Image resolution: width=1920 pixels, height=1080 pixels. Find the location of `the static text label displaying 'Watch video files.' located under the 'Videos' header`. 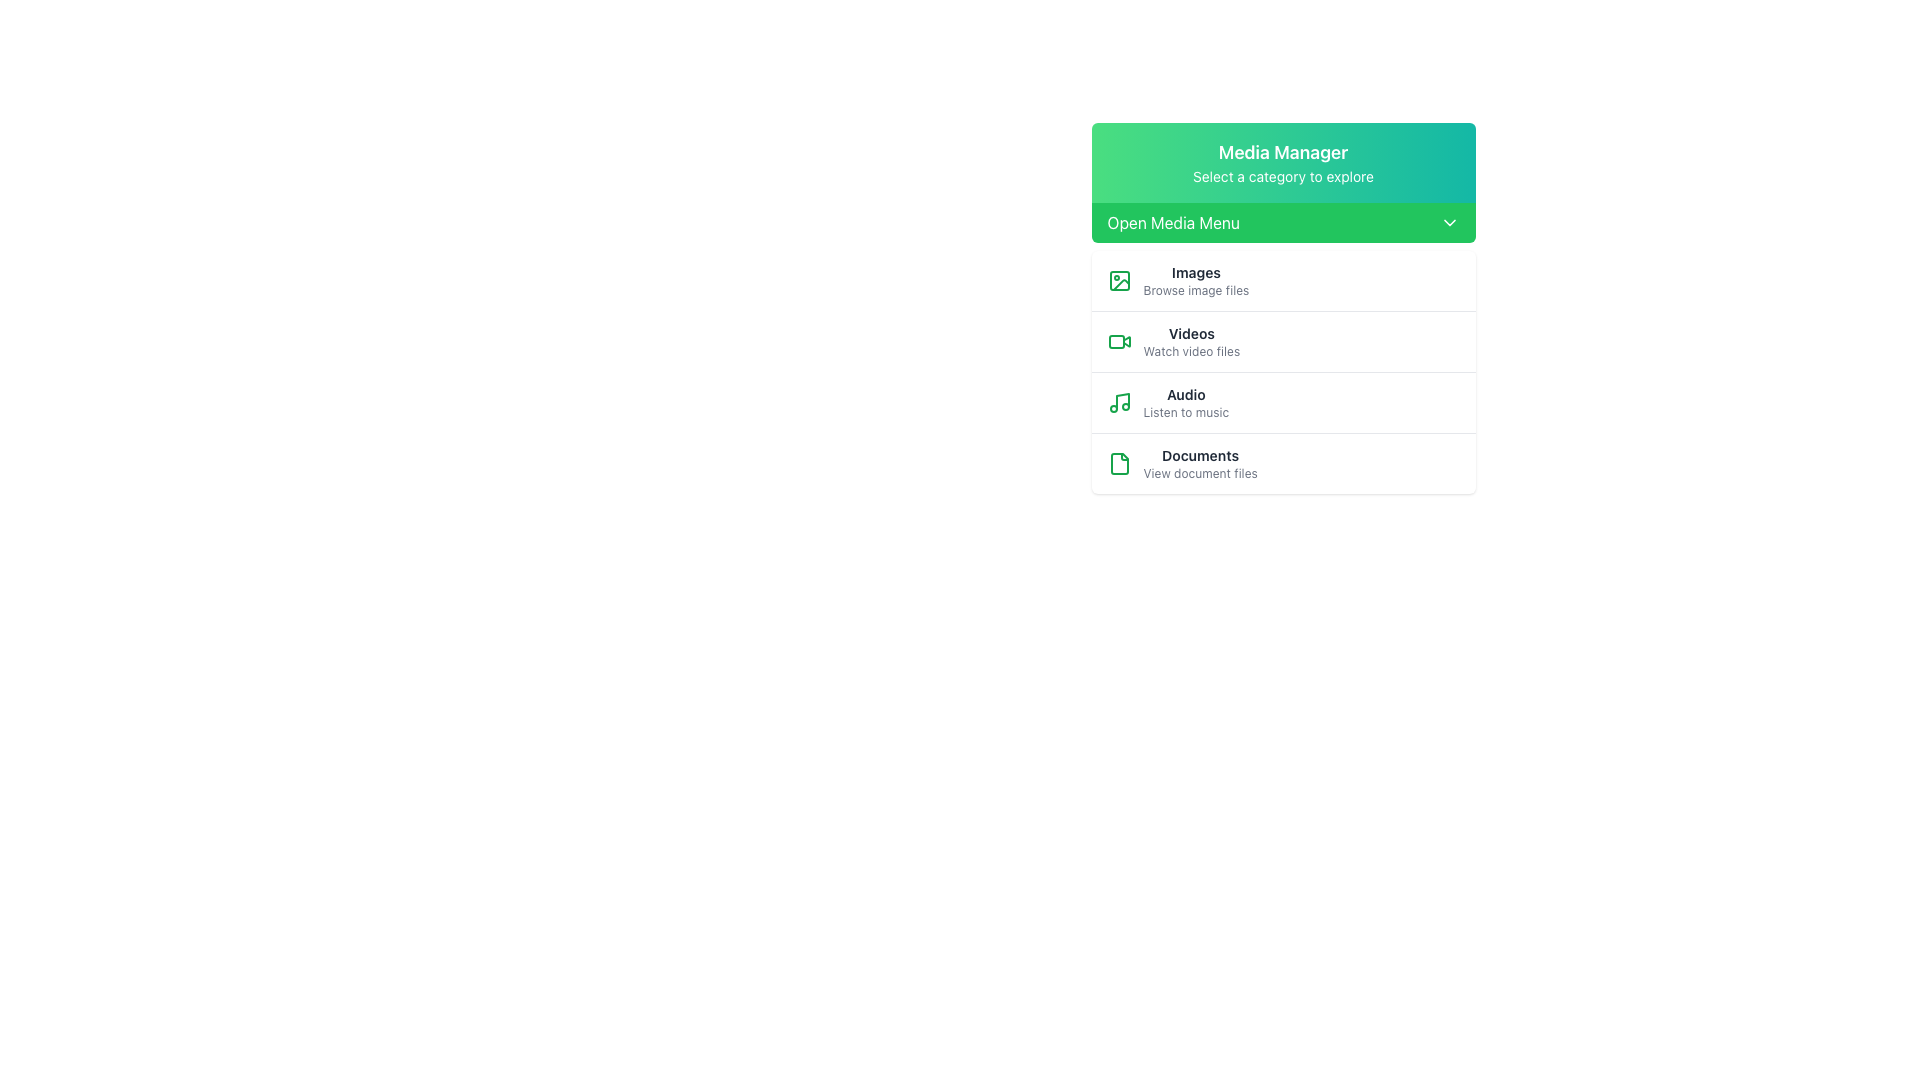

the static text label displaying 'Watch video files.' located under the 'Videos' header is located at coordinates (1191, 350).